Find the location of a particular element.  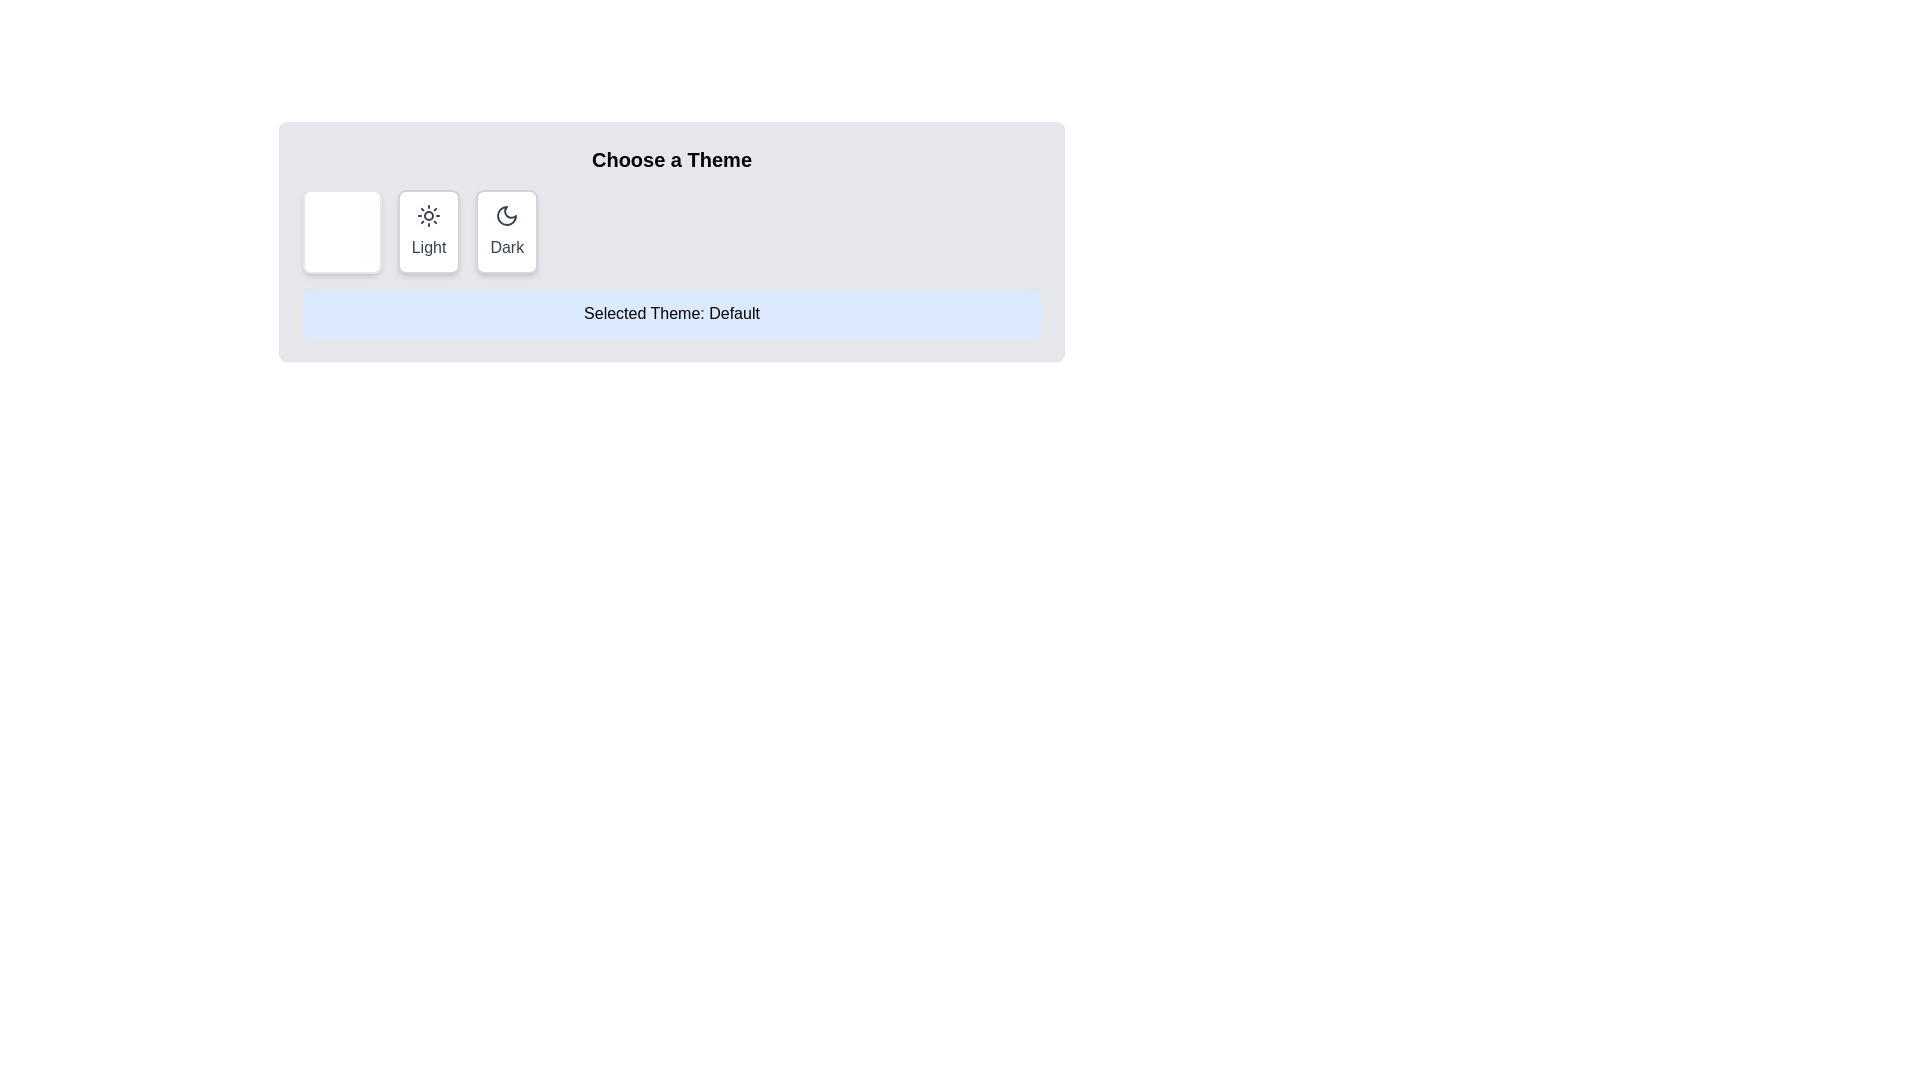

the sun icon representing the 'Light' theme option, which is located at the top of the 'Light' button in the theme selection panel is located at coordinates (428, 216).